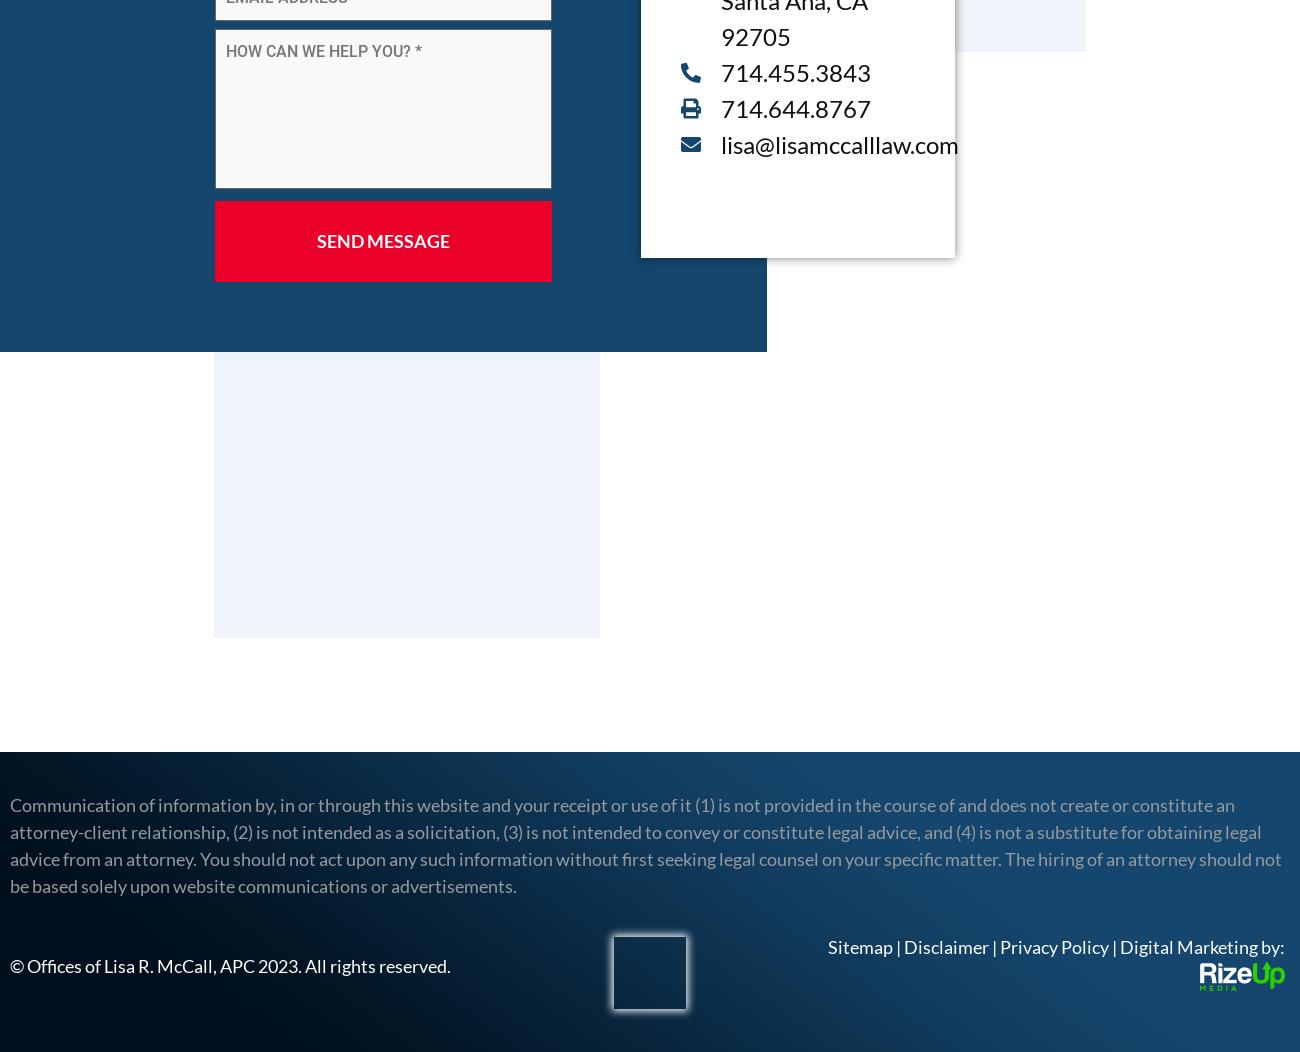  Describe the element at coordinates (794, 107) in the screenshot. I see `'714.644.8767'` at that location.